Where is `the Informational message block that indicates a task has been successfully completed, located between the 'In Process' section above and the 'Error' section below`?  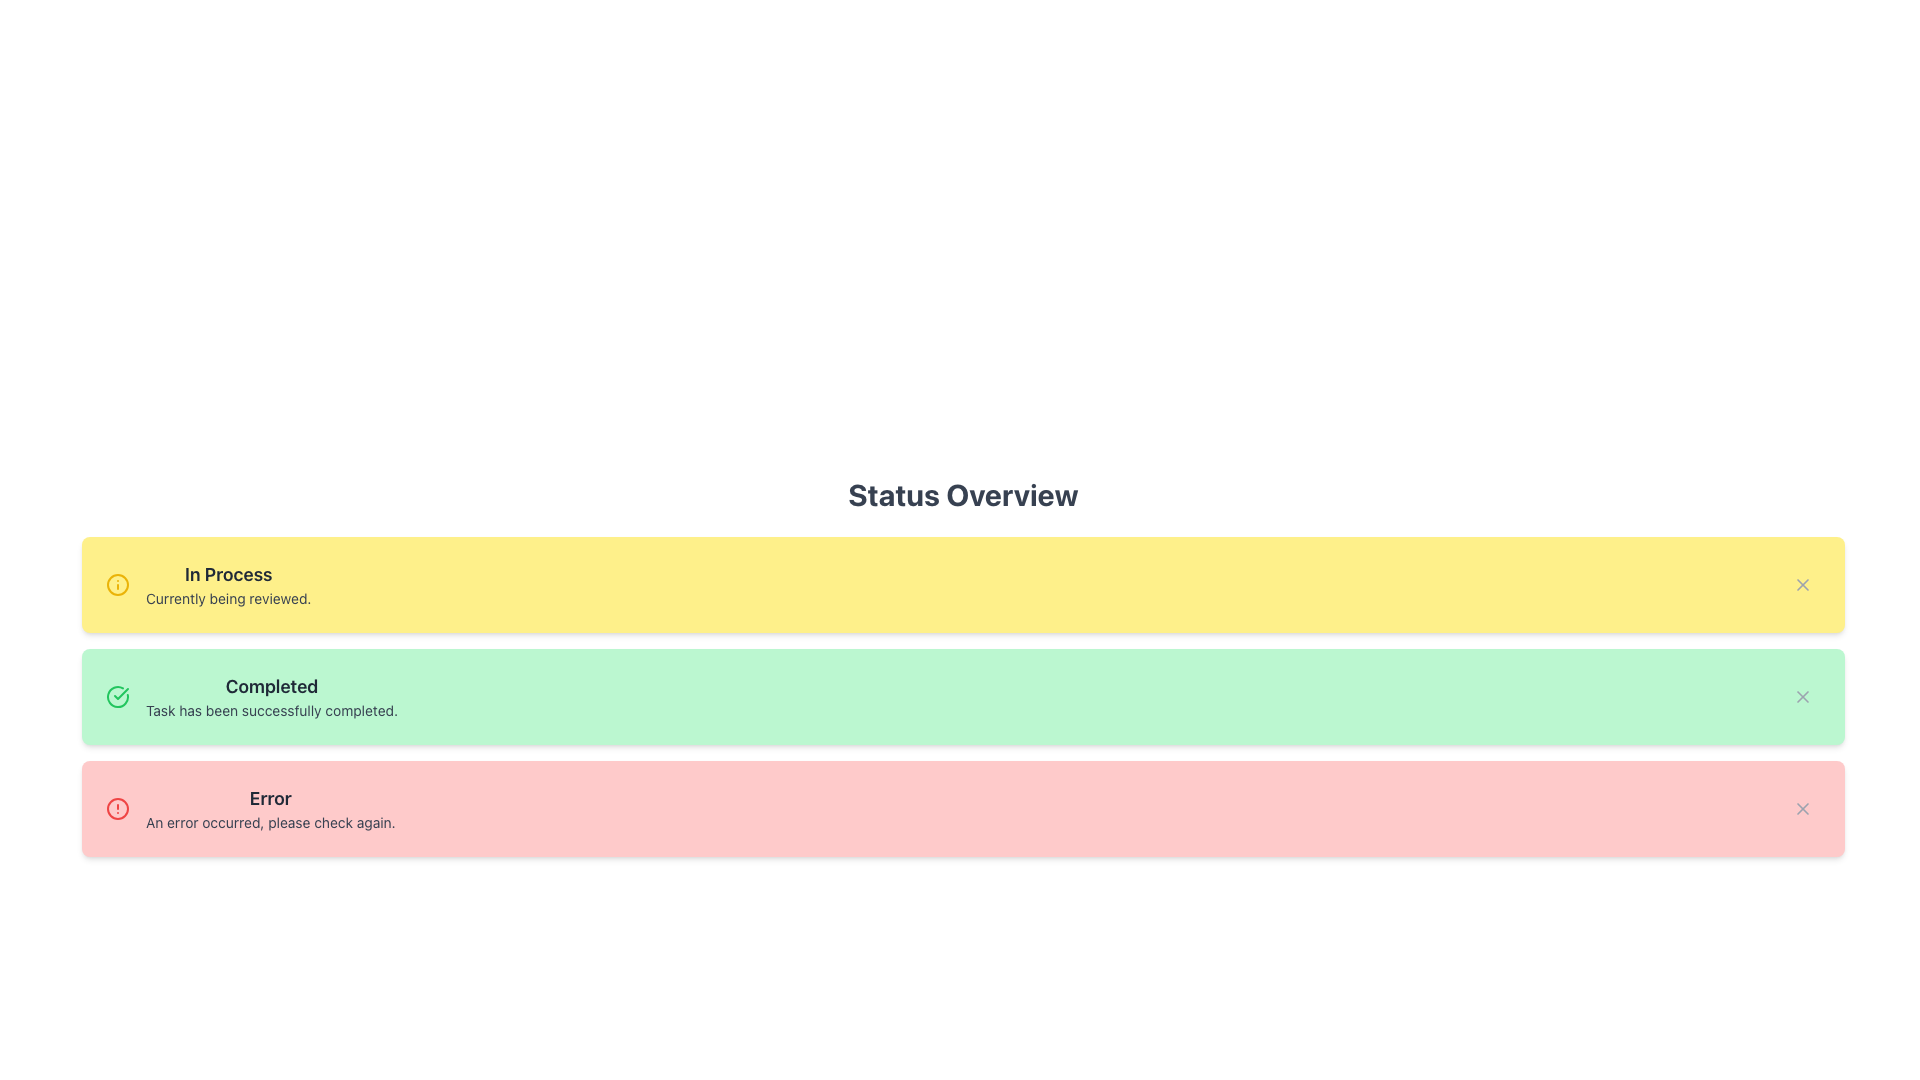 the Informational message block that indicates a task has been successfully completed, located between the 'In Process' section above and the 'Error' section below is located at coordinates (271, 696).